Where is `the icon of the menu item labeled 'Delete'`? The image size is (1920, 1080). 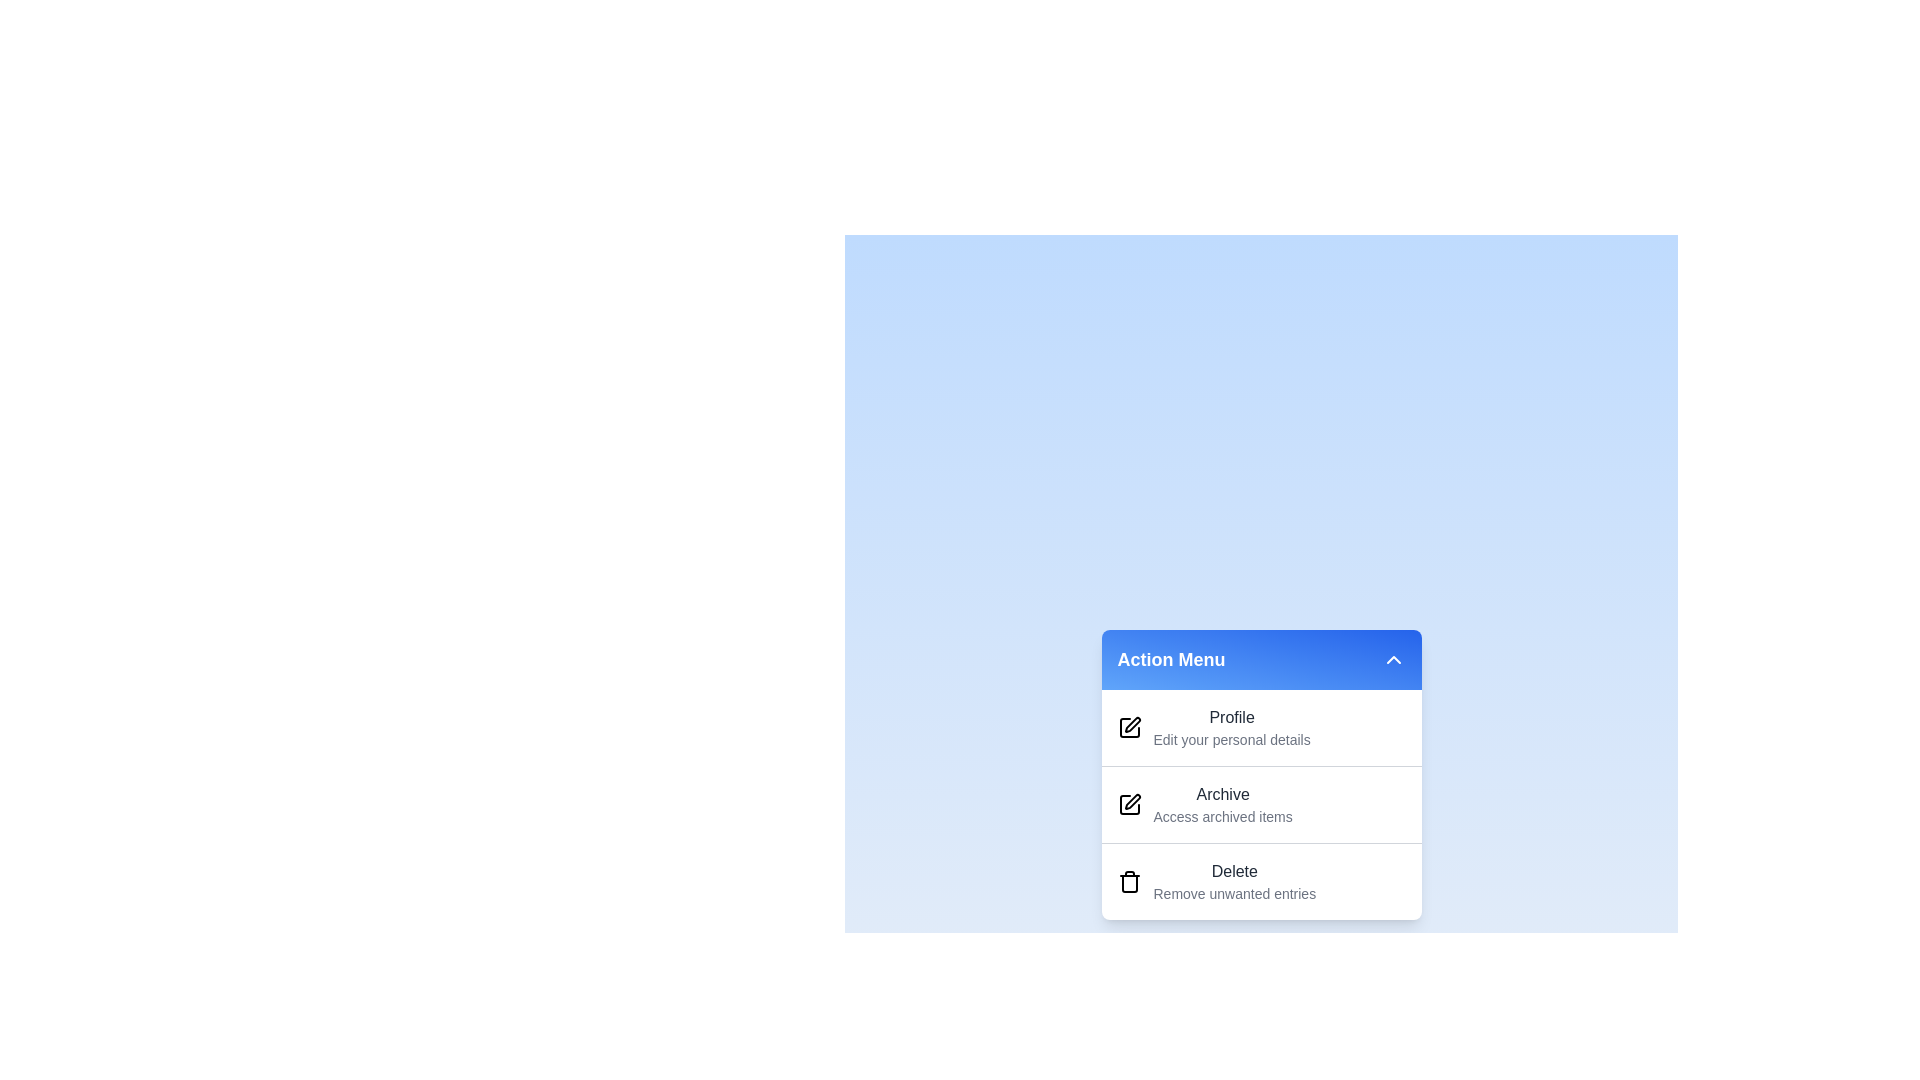 the icon of the menu item labeled 'Delete' is located at coordinates (1129, 881).